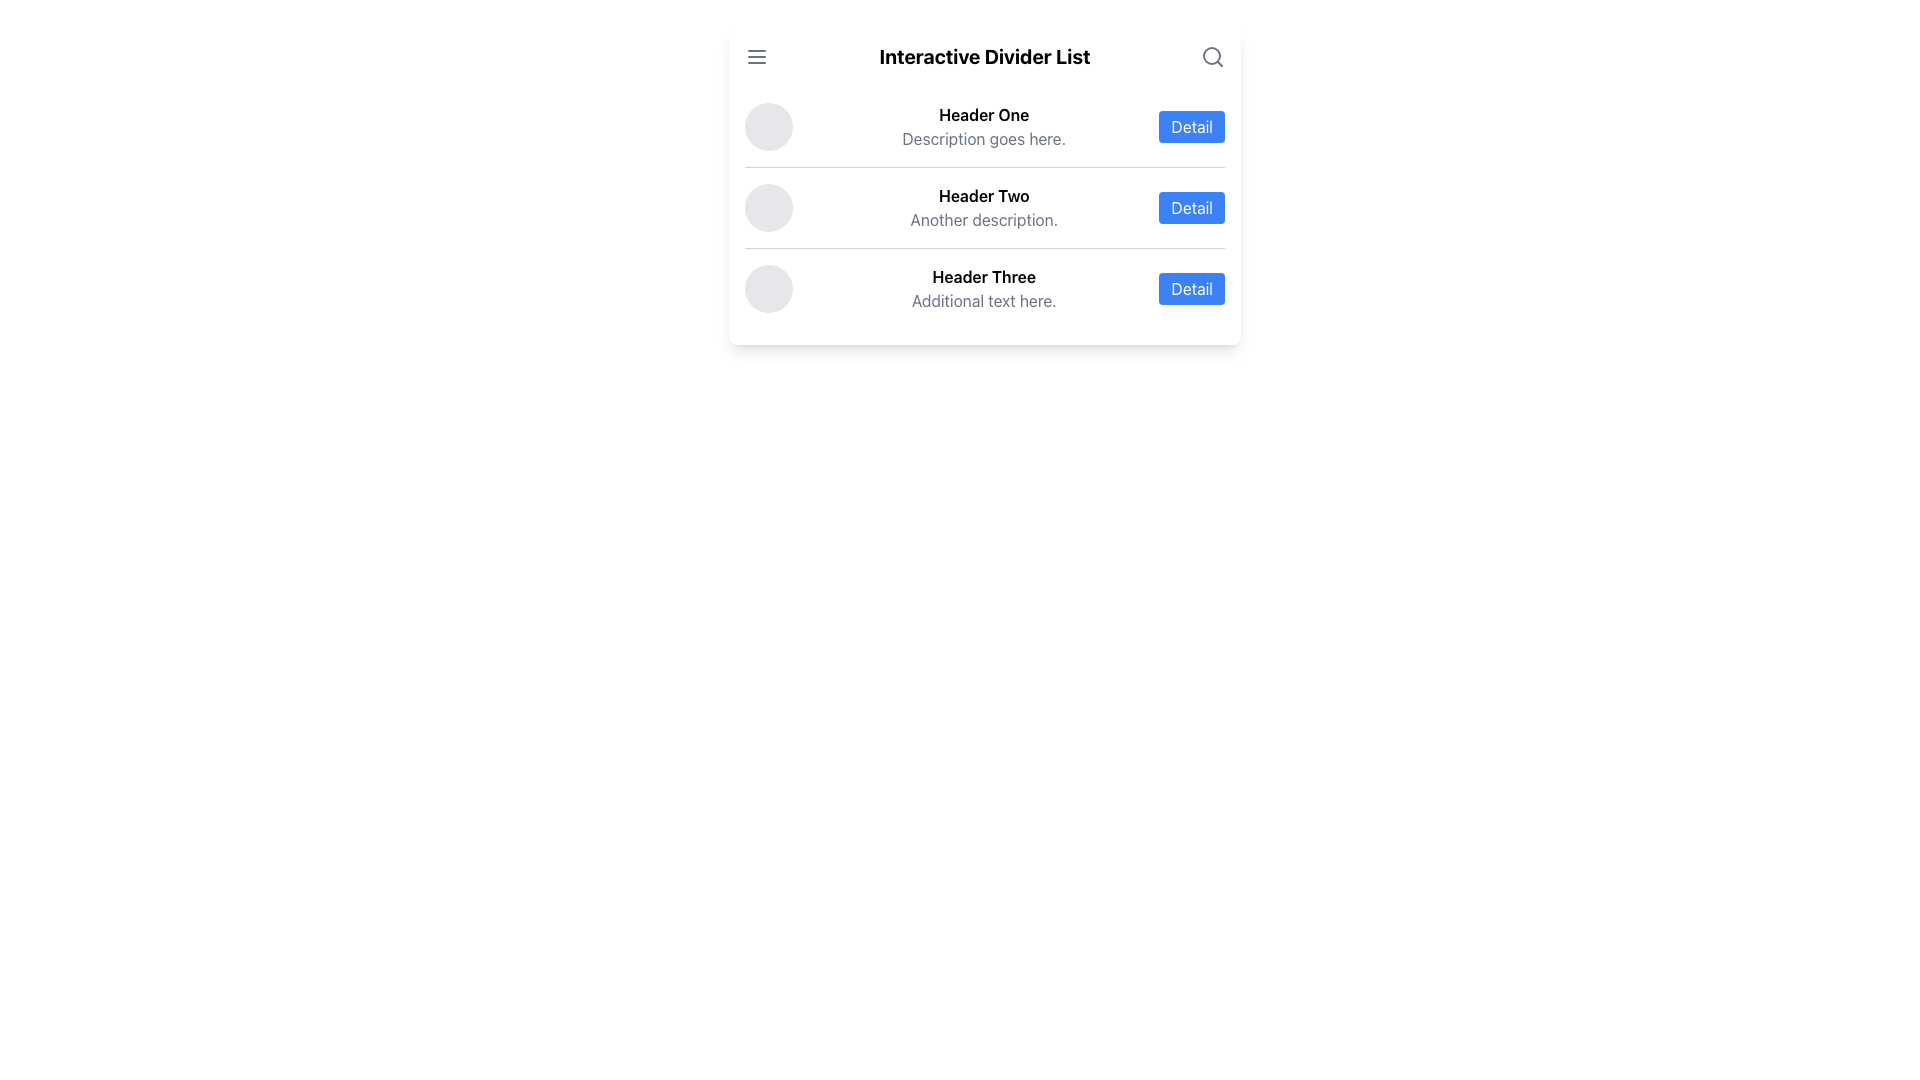 The width and height of the screenshot is (1920, 1080). What do you see at coordinates (1192, 127) in the screenshot?
I see `the button that navigates to a detailed view related to 'Header One'` at bounding box center [1192, 127].